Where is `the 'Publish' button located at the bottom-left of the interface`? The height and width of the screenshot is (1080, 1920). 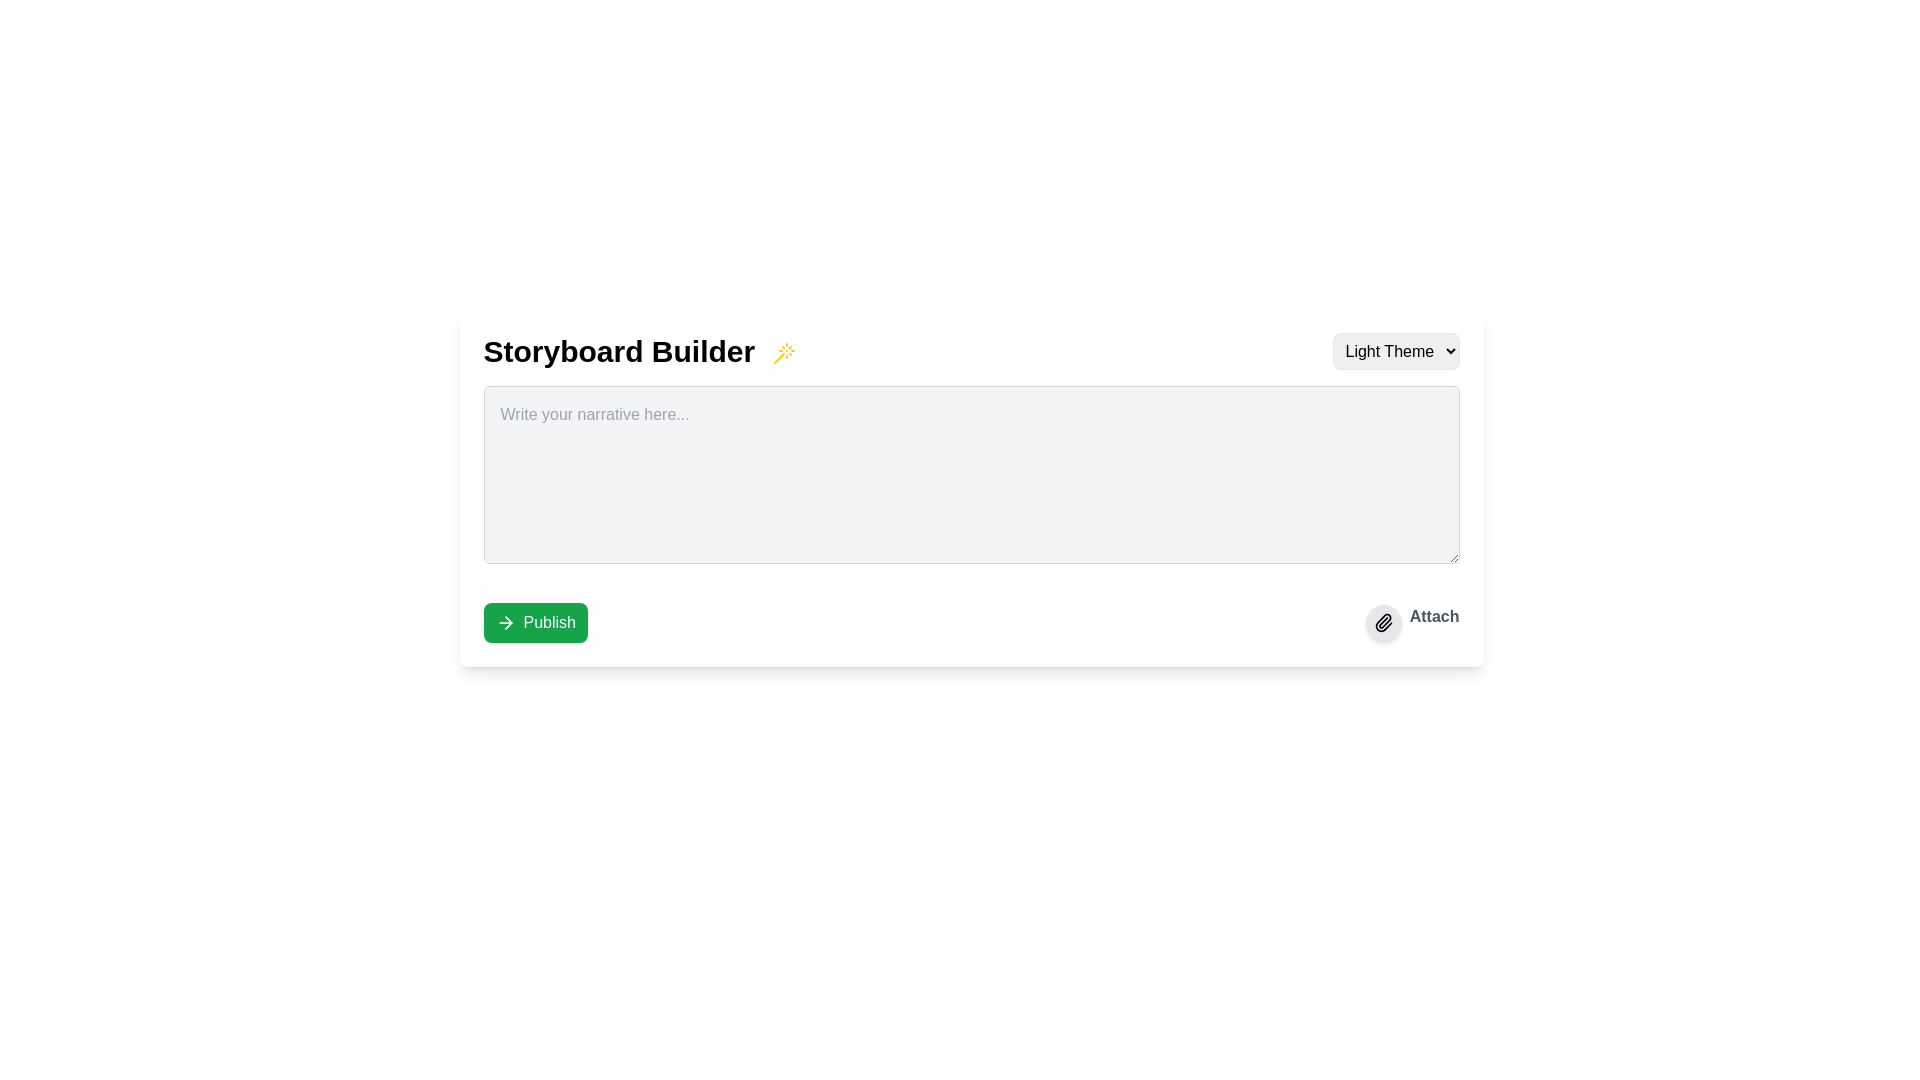 the 'Publish' button located at the bottom-left of the interface is located at coordinates (535, 622).